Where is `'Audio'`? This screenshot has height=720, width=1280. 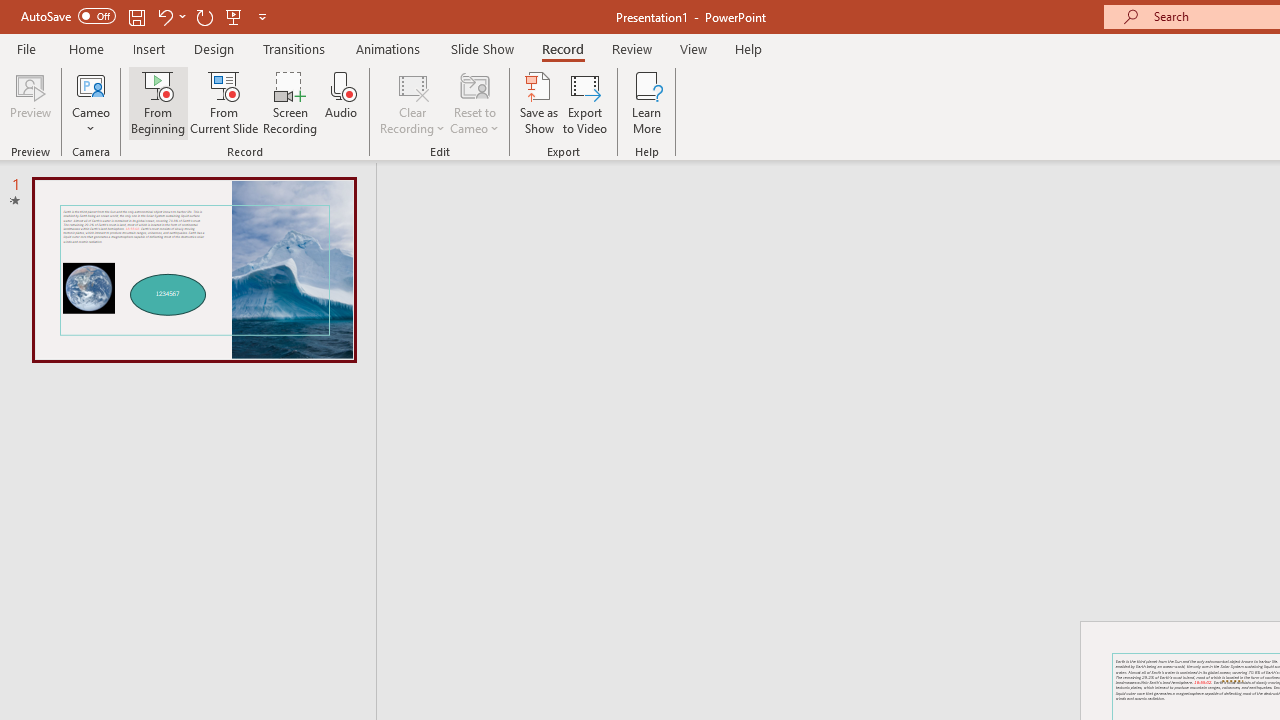 'Audio' is located at coordinates (341, 103).